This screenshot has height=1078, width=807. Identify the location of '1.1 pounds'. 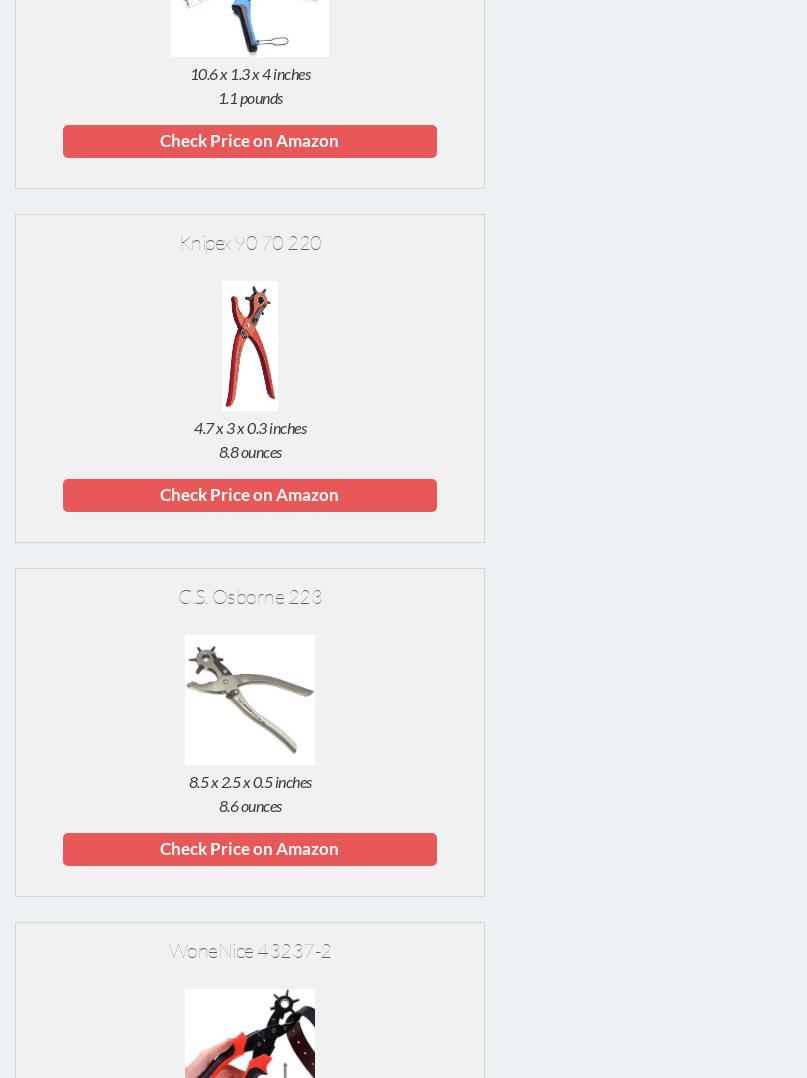
(248, 96).